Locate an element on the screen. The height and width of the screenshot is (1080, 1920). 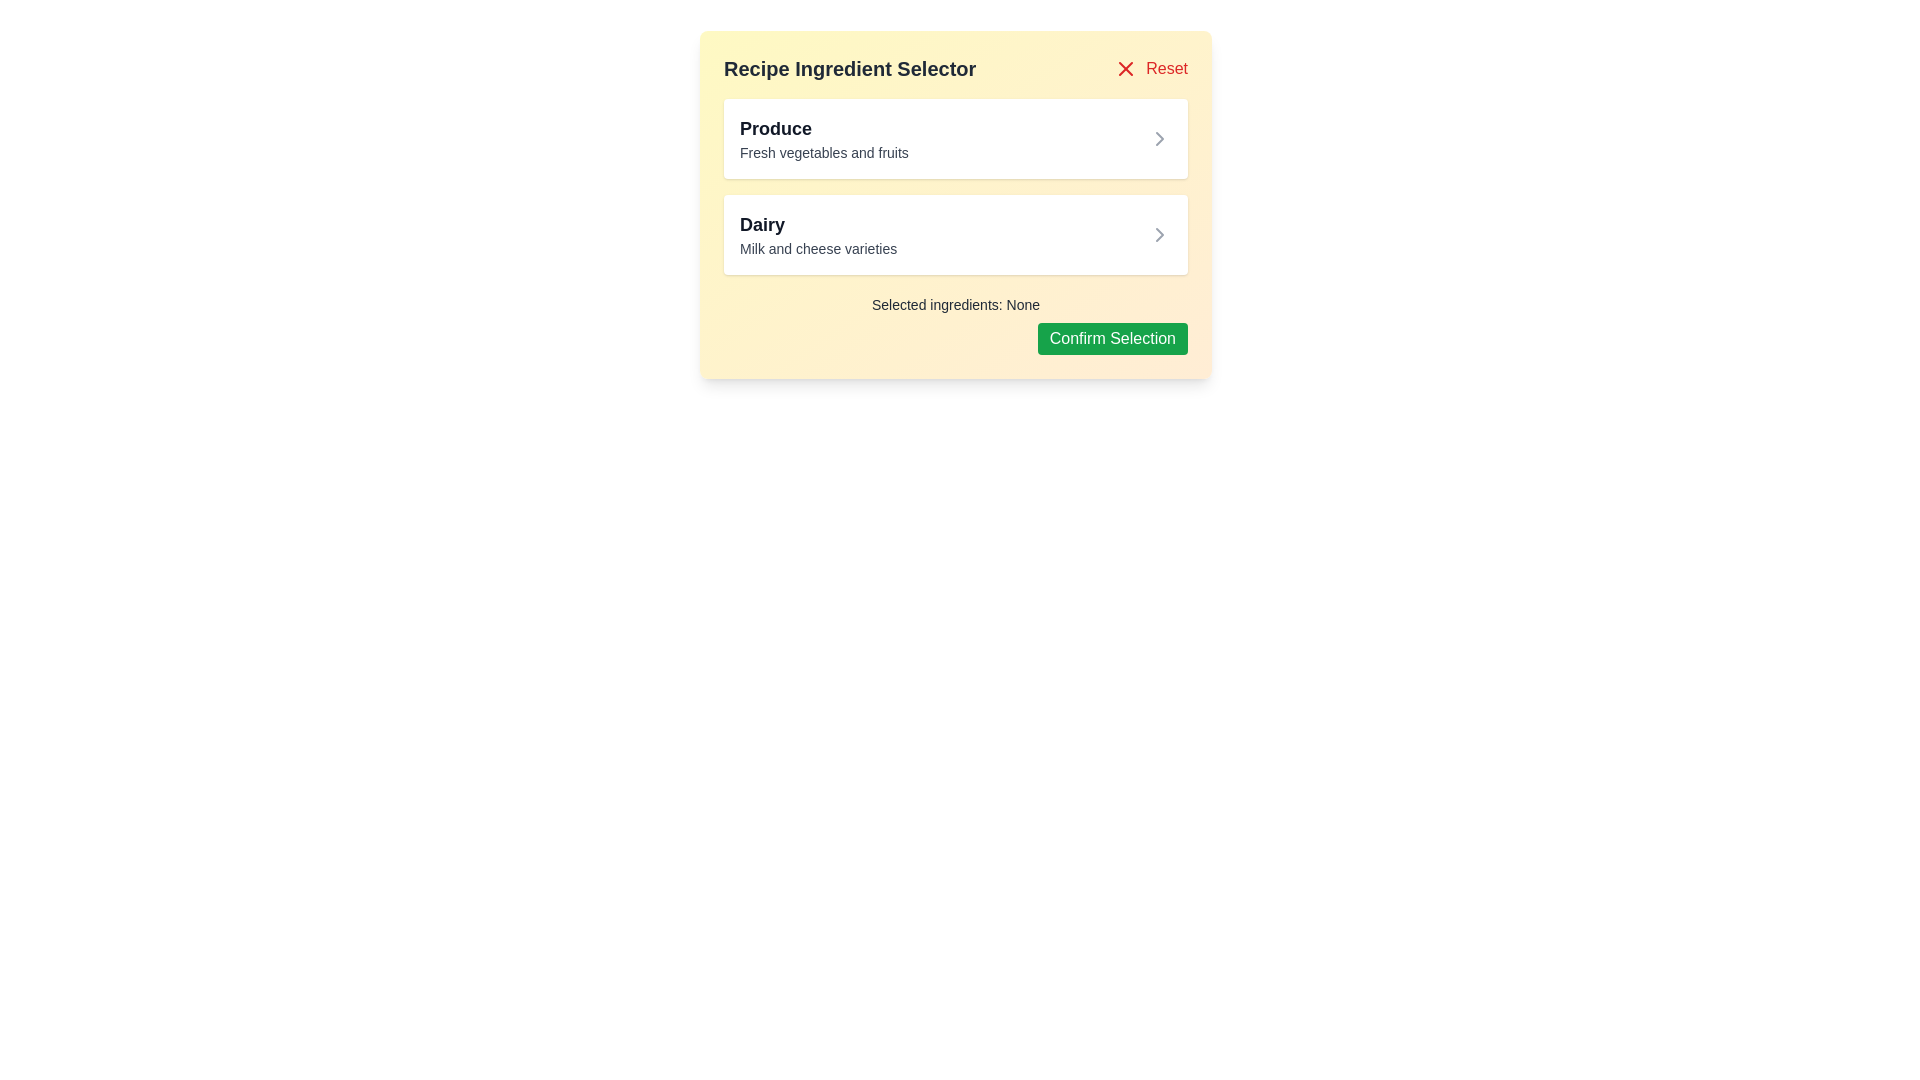
the 'Confirm' button located in the bottom-right corner of the 'Recipe Ingredient Selector' dialog to confirm the current selection of items is located at coordinates (1111, 338).